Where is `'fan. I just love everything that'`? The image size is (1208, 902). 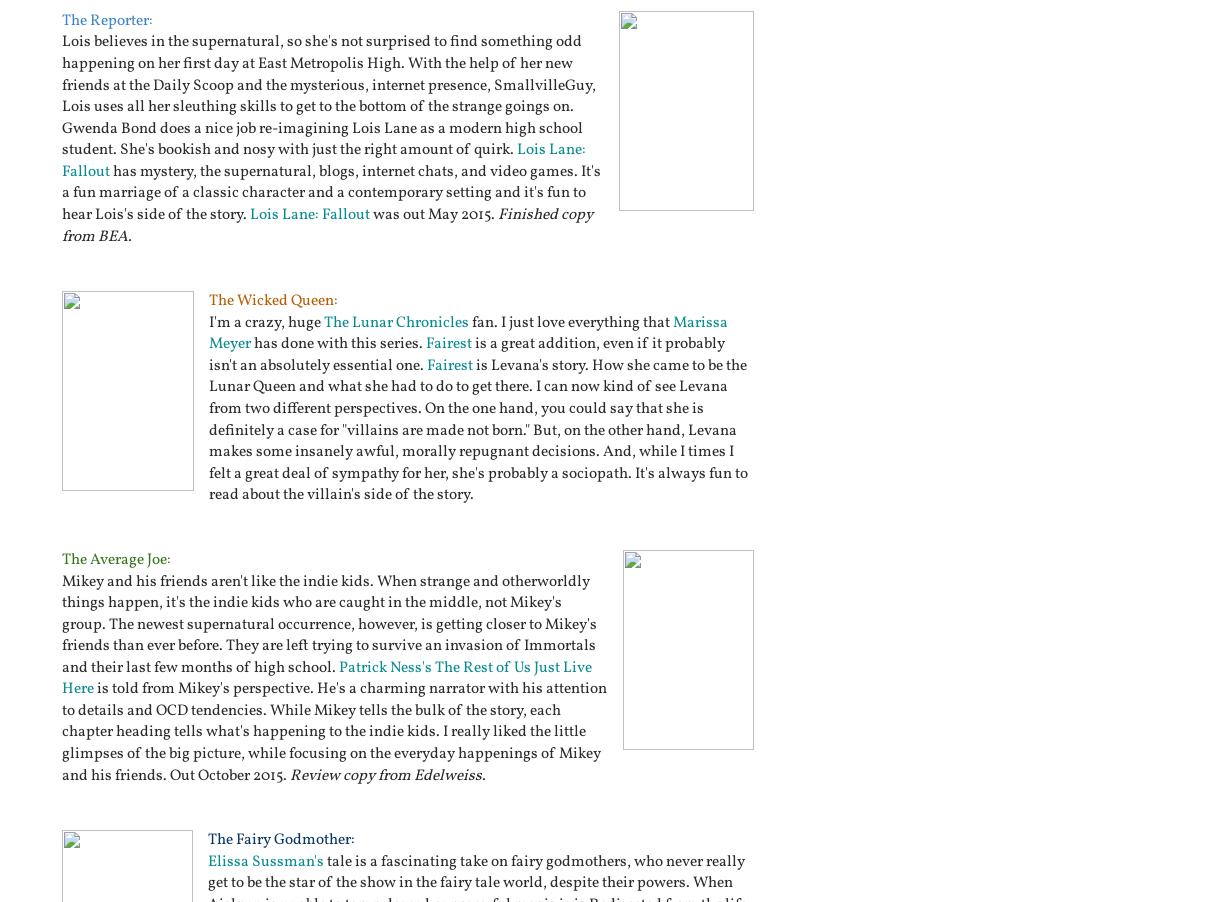 'fan. I just love everything that' is located at coordinates (571, 321).